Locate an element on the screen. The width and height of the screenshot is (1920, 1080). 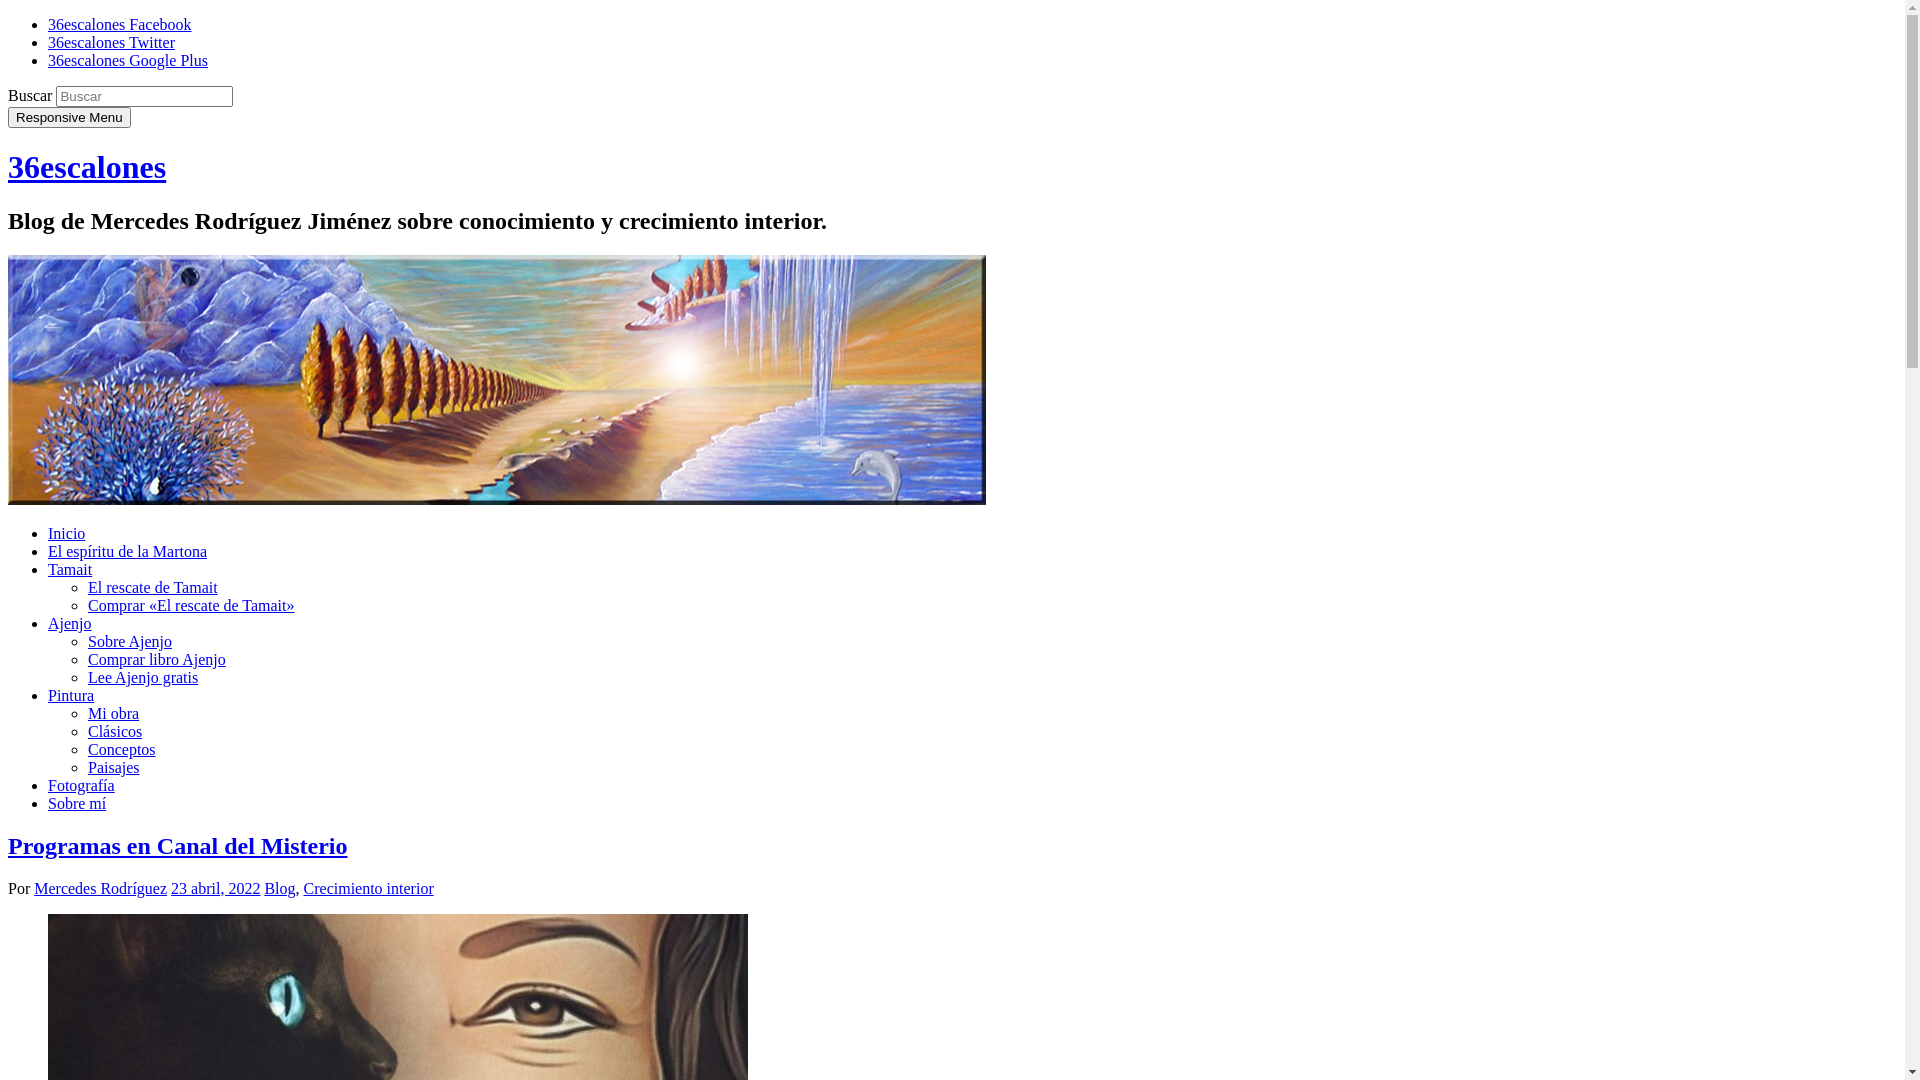
'36escalones Google Plus' is located at coordinates (127, 59).